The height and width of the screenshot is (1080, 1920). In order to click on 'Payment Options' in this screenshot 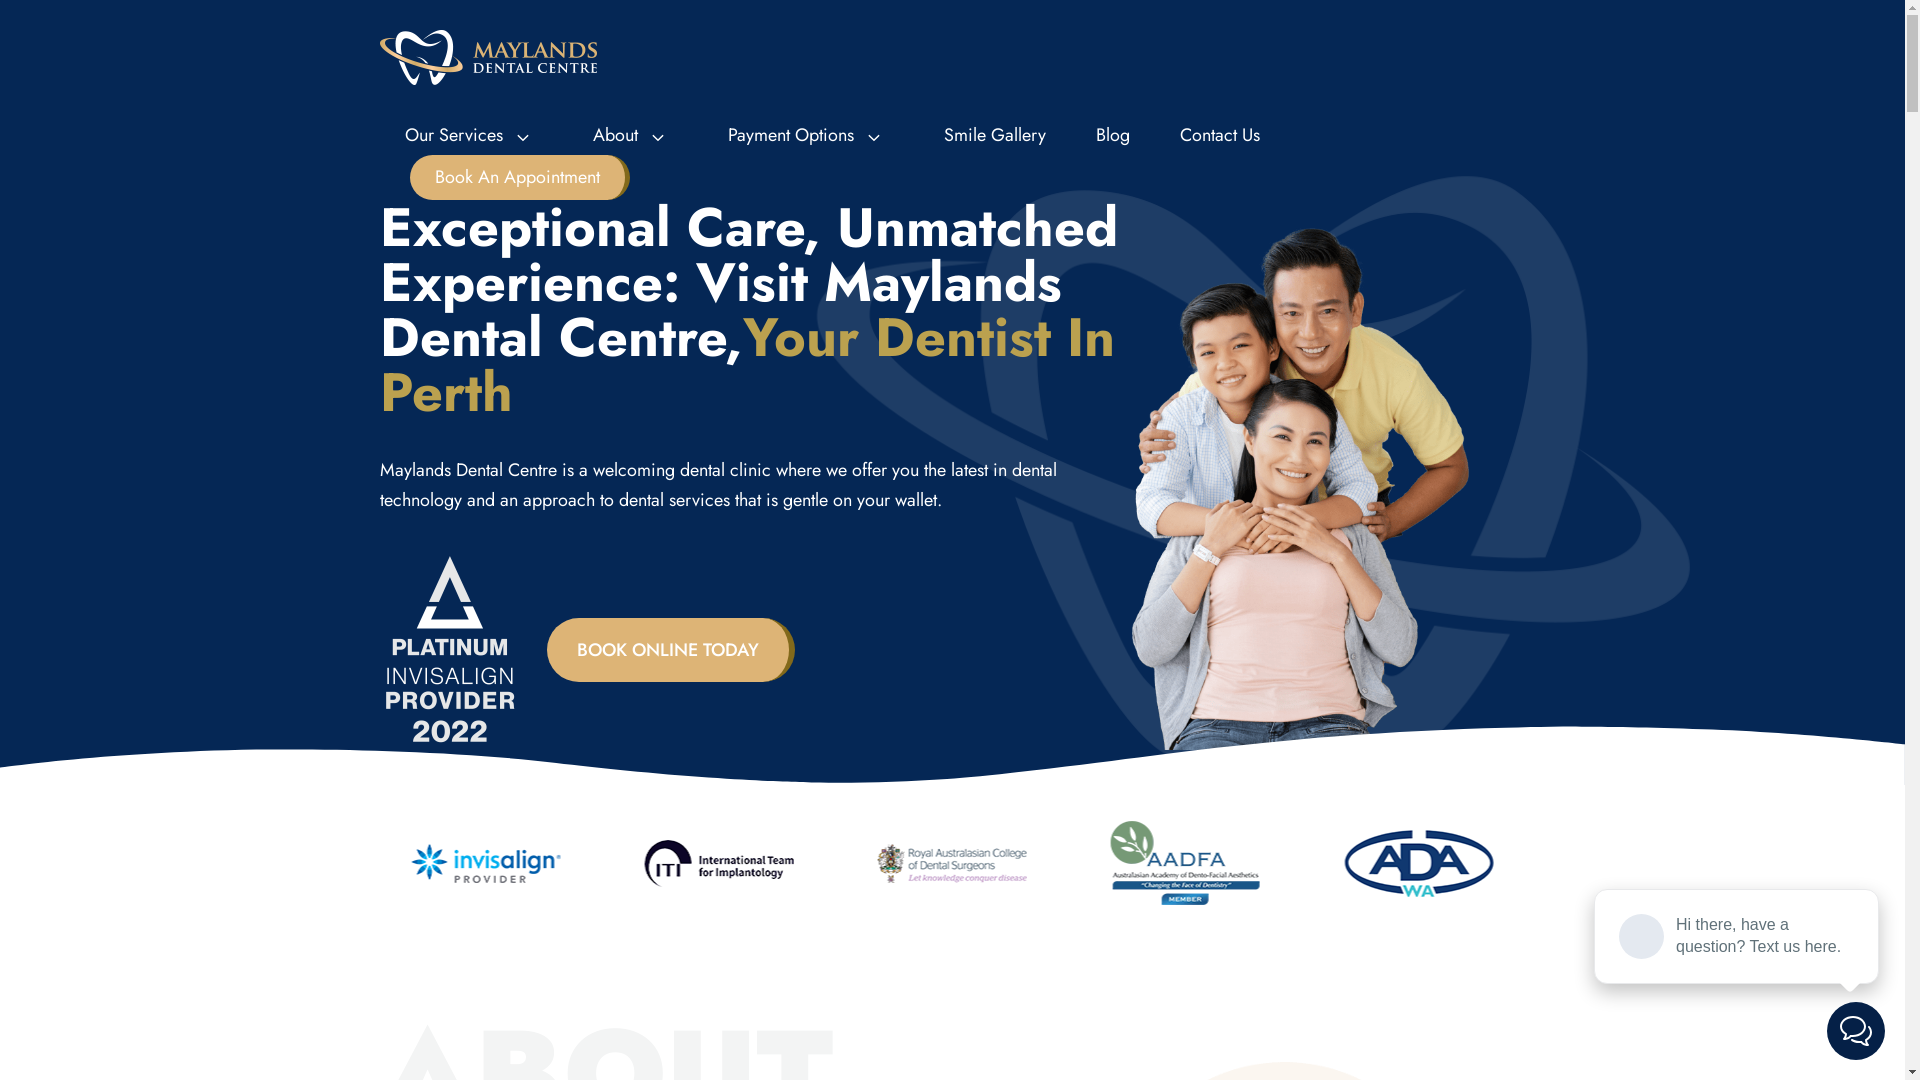, I will do `click(810, 135)`.